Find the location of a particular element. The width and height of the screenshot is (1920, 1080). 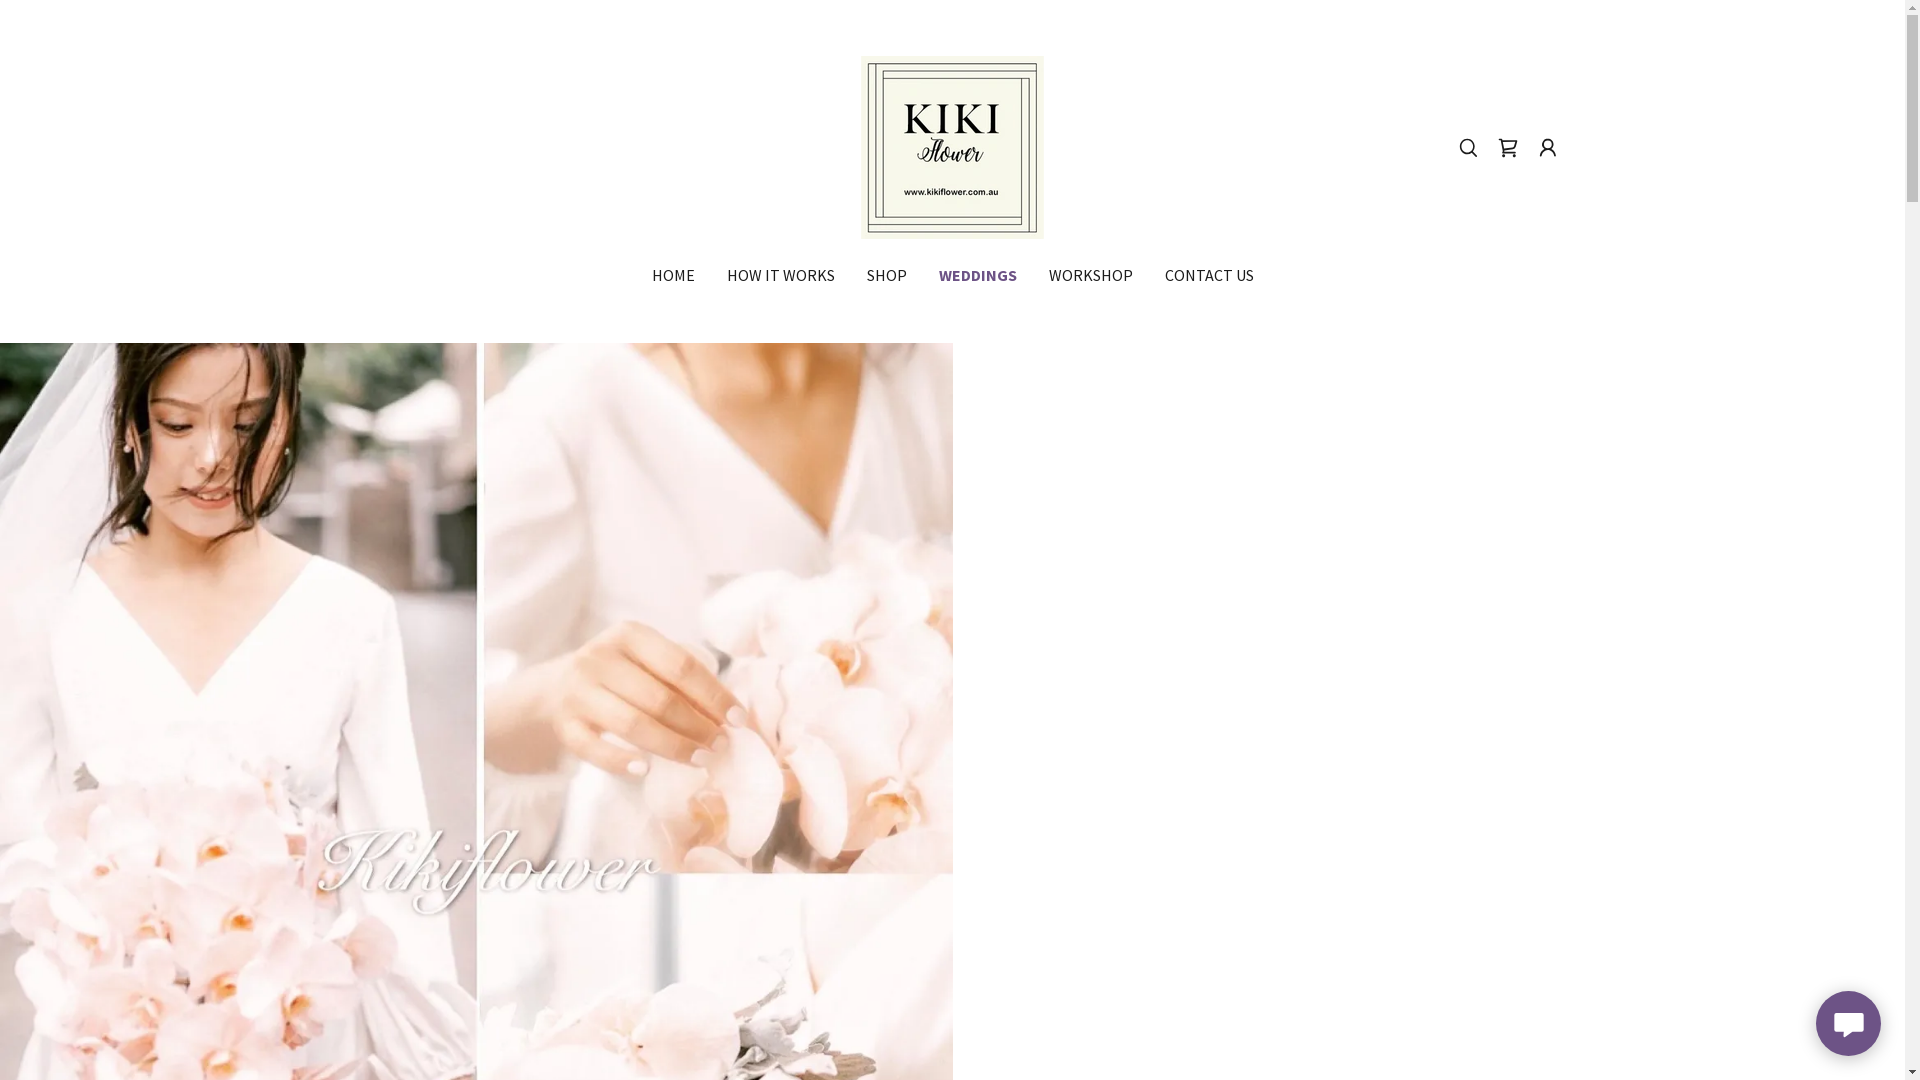

'WORKSHOP' is located at coordinates (1040, 274).